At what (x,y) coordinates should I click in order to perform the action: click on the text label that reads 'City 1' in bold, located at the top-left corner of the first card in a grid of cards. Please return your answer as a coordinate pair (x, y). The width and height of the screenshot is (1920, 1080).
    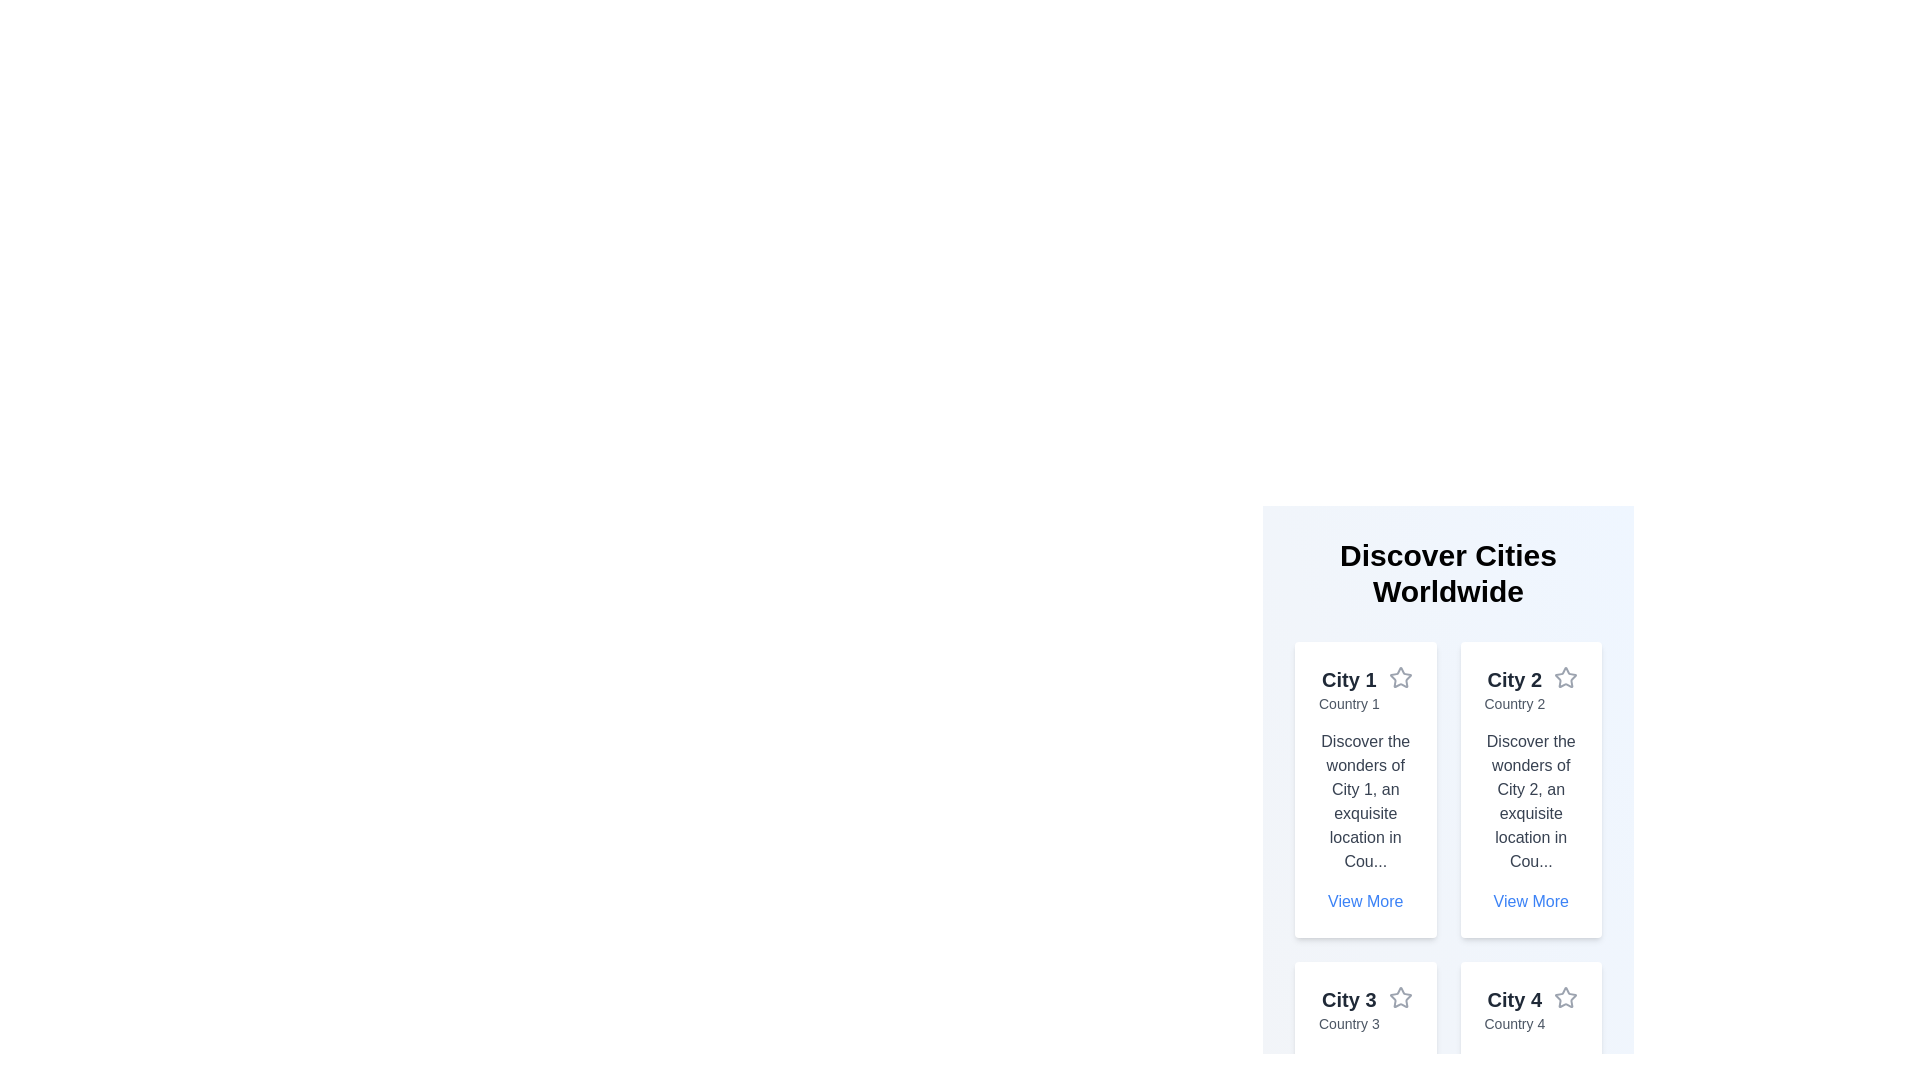
    Looking at the image, I should click on (1349, 689).